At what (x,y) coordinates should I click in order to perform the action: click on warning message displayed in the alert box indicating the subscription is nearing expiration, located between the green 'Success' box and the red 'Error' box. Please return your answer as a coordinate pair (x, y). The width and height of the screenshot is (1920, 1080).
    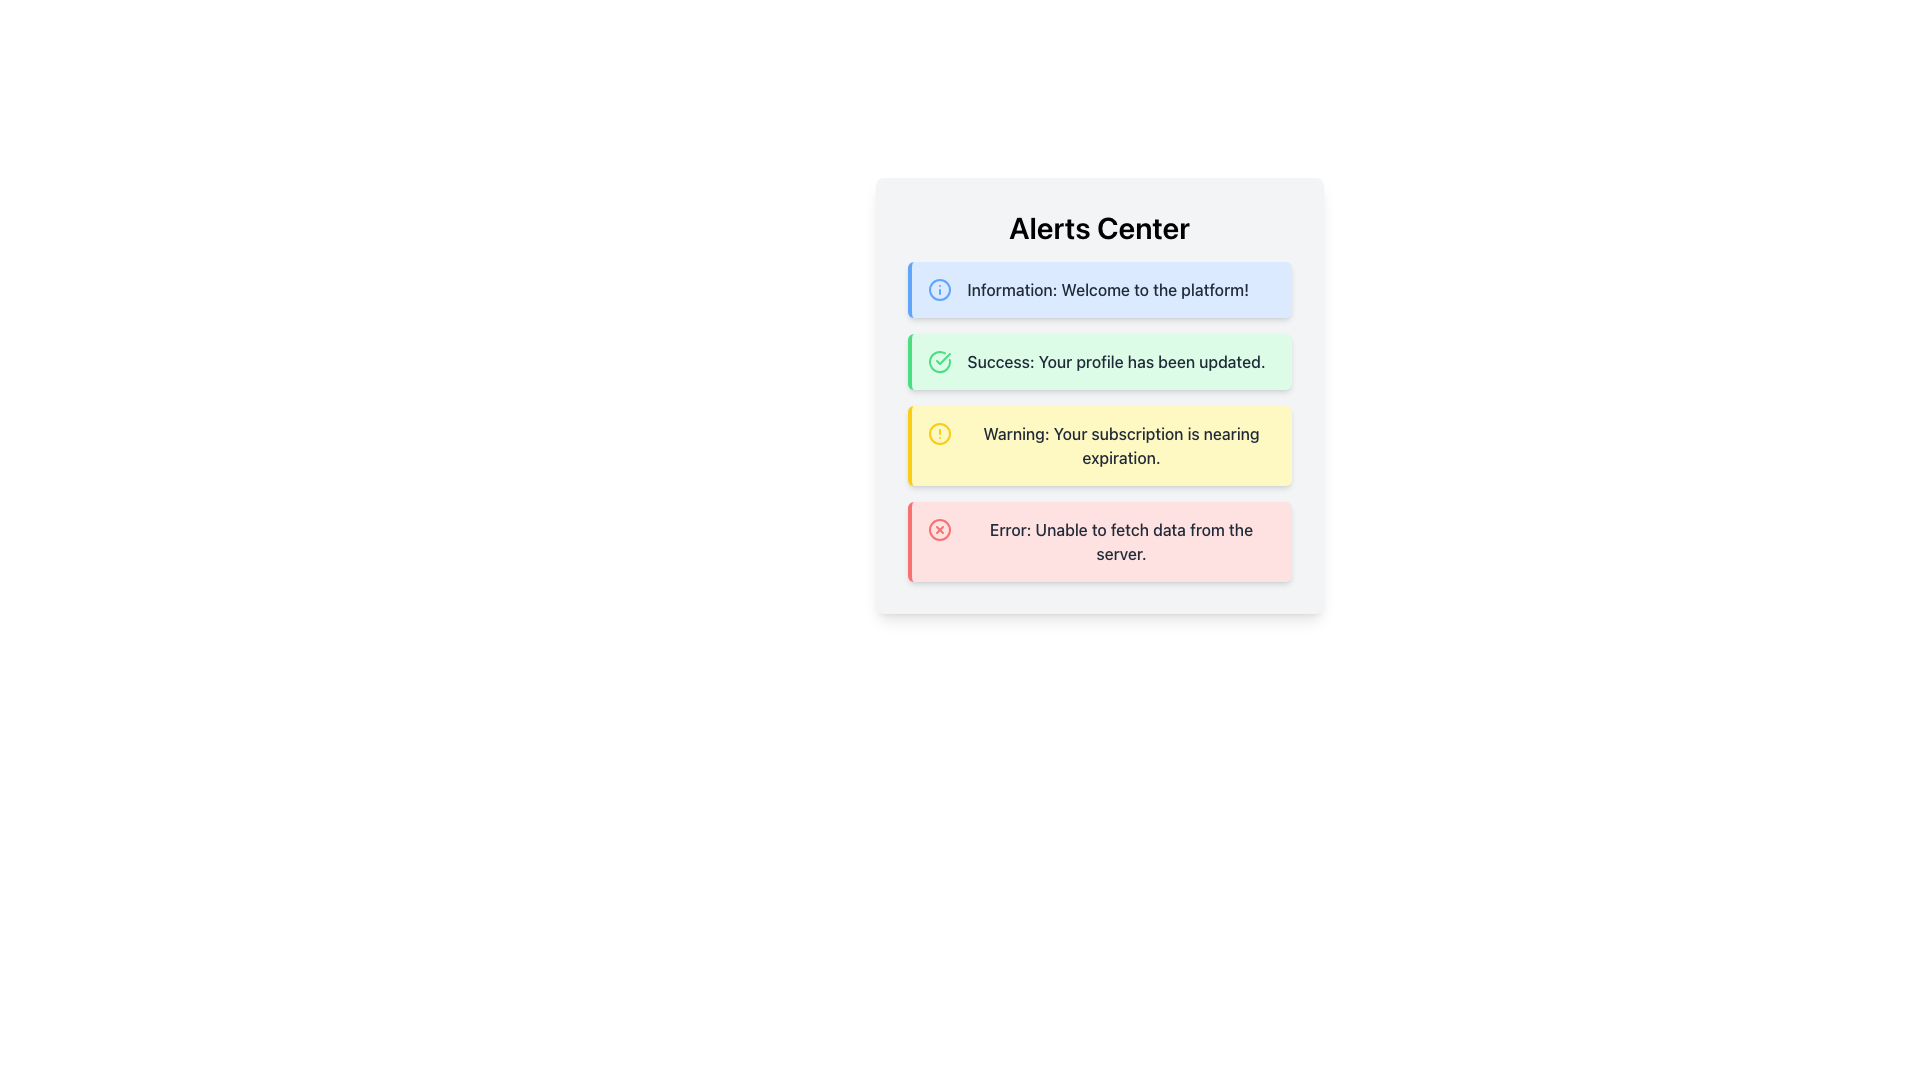
    Looking at the image, I should click on (1098, 445).